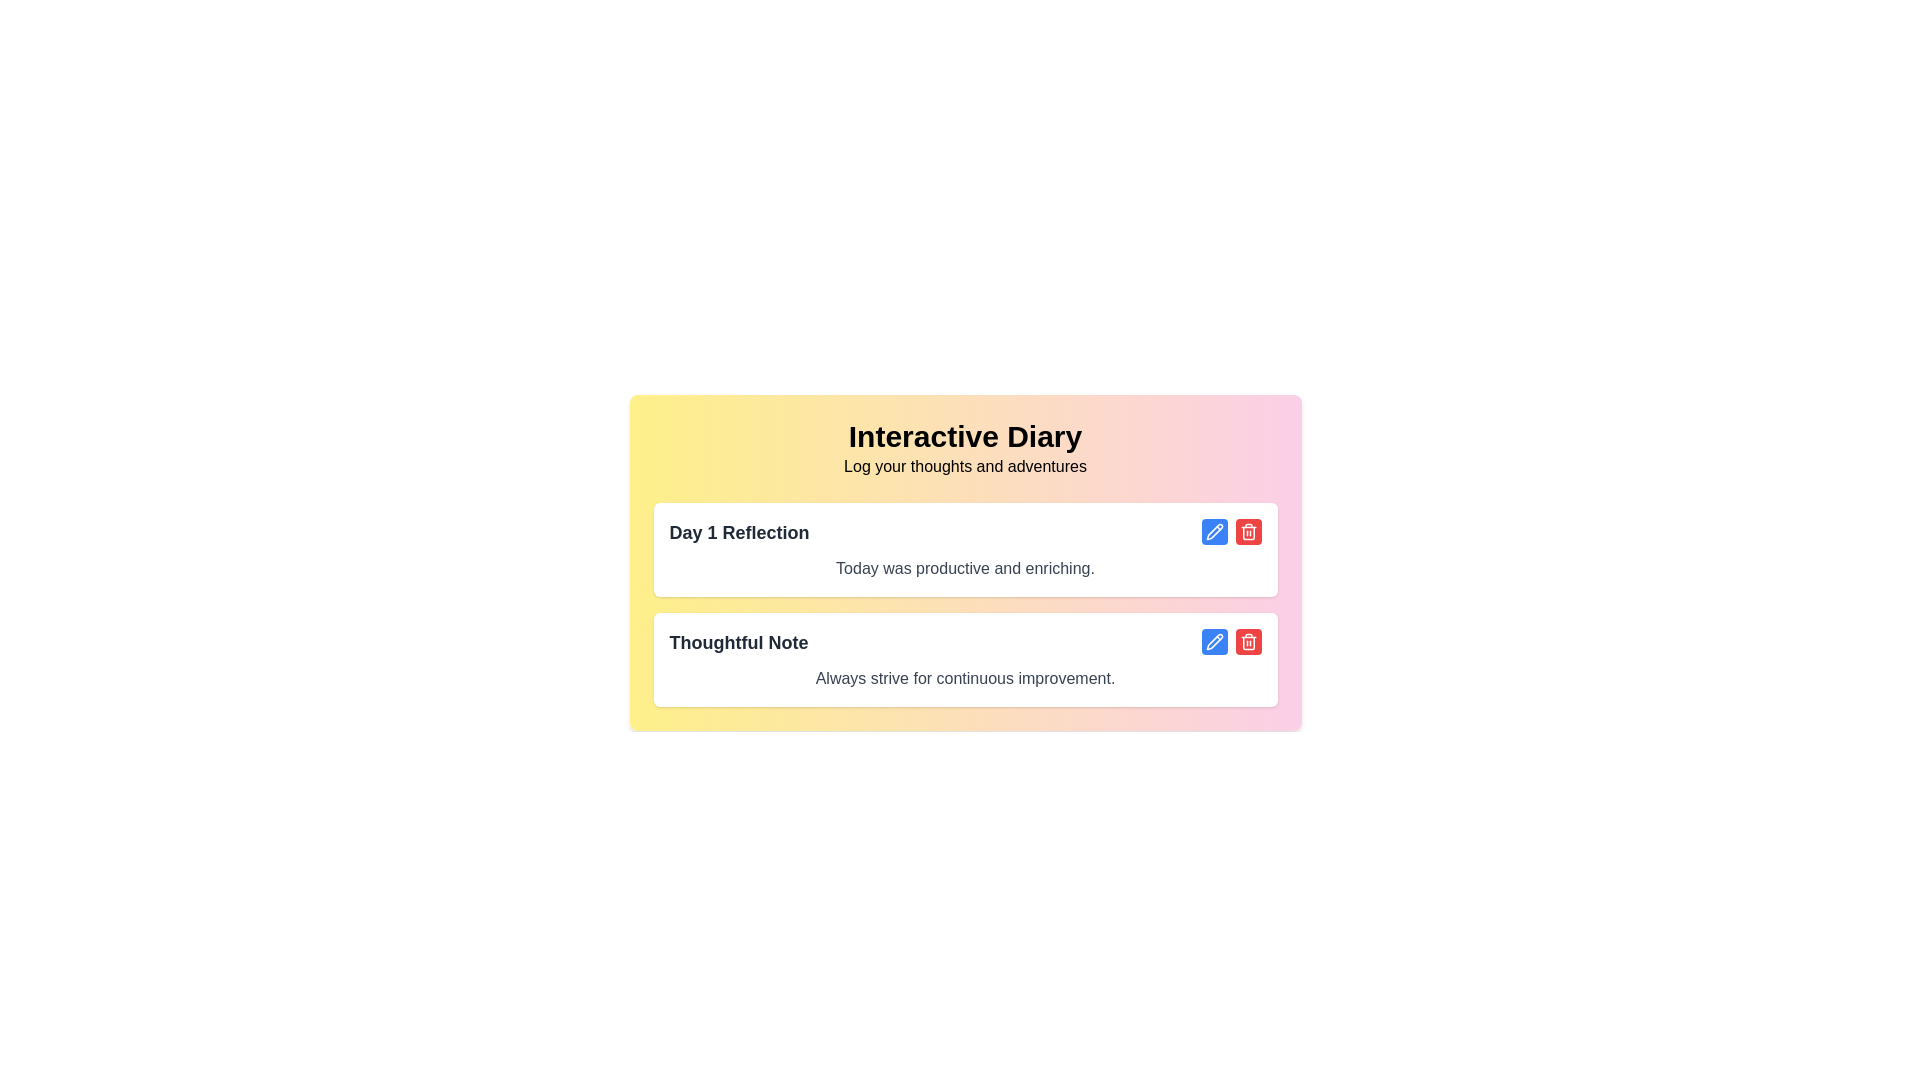 The height and width of the screenshot is (1080, 1920). Describe the element at coordinates (965, 677) in the screenshot. I see `the motivational text label within the 'Thoughtful Note' section, which is centrally positioned beneath the section title and above editing buttons` at that location.